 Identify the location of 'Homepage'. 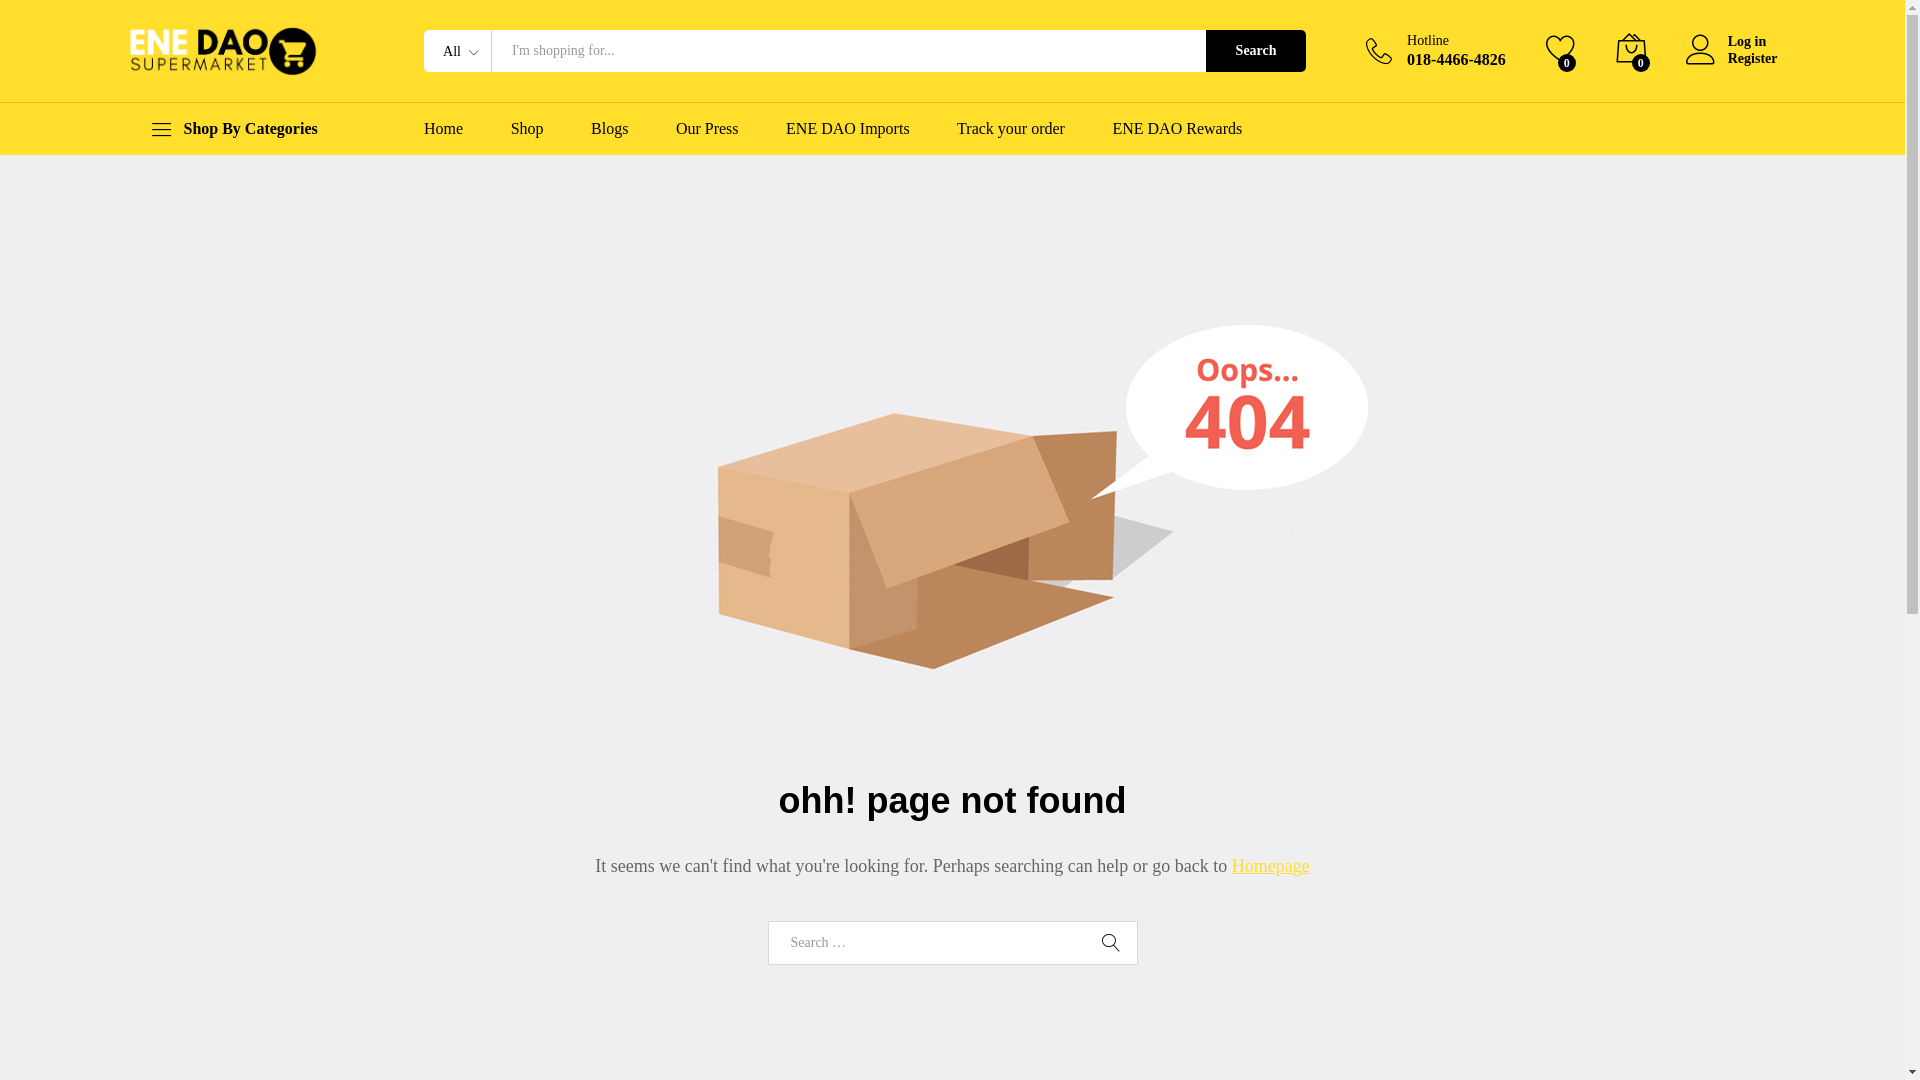
(1270, 865).